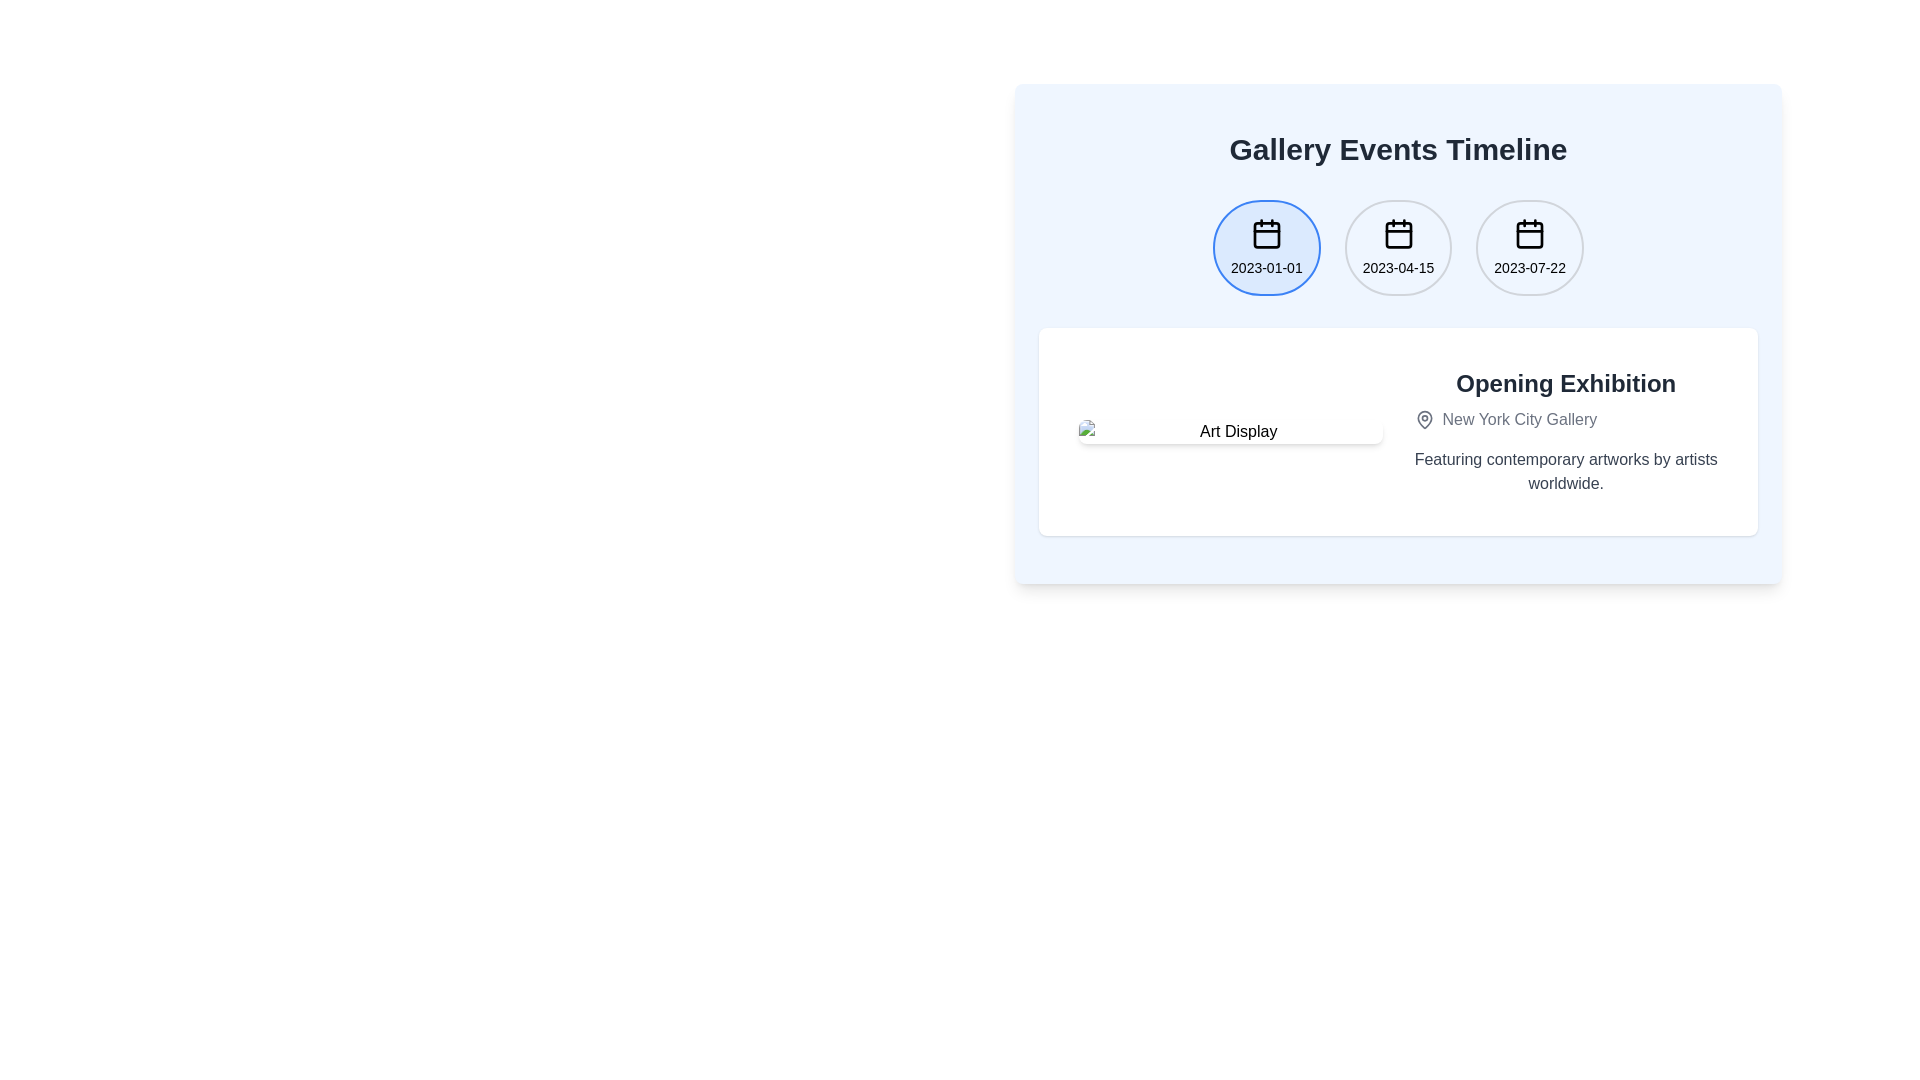 The image size is (1920, 1080). I want to click on the calendar icon, which is the second in the row within the 'Gallery Events Timeline' section, so click(1397, 233).